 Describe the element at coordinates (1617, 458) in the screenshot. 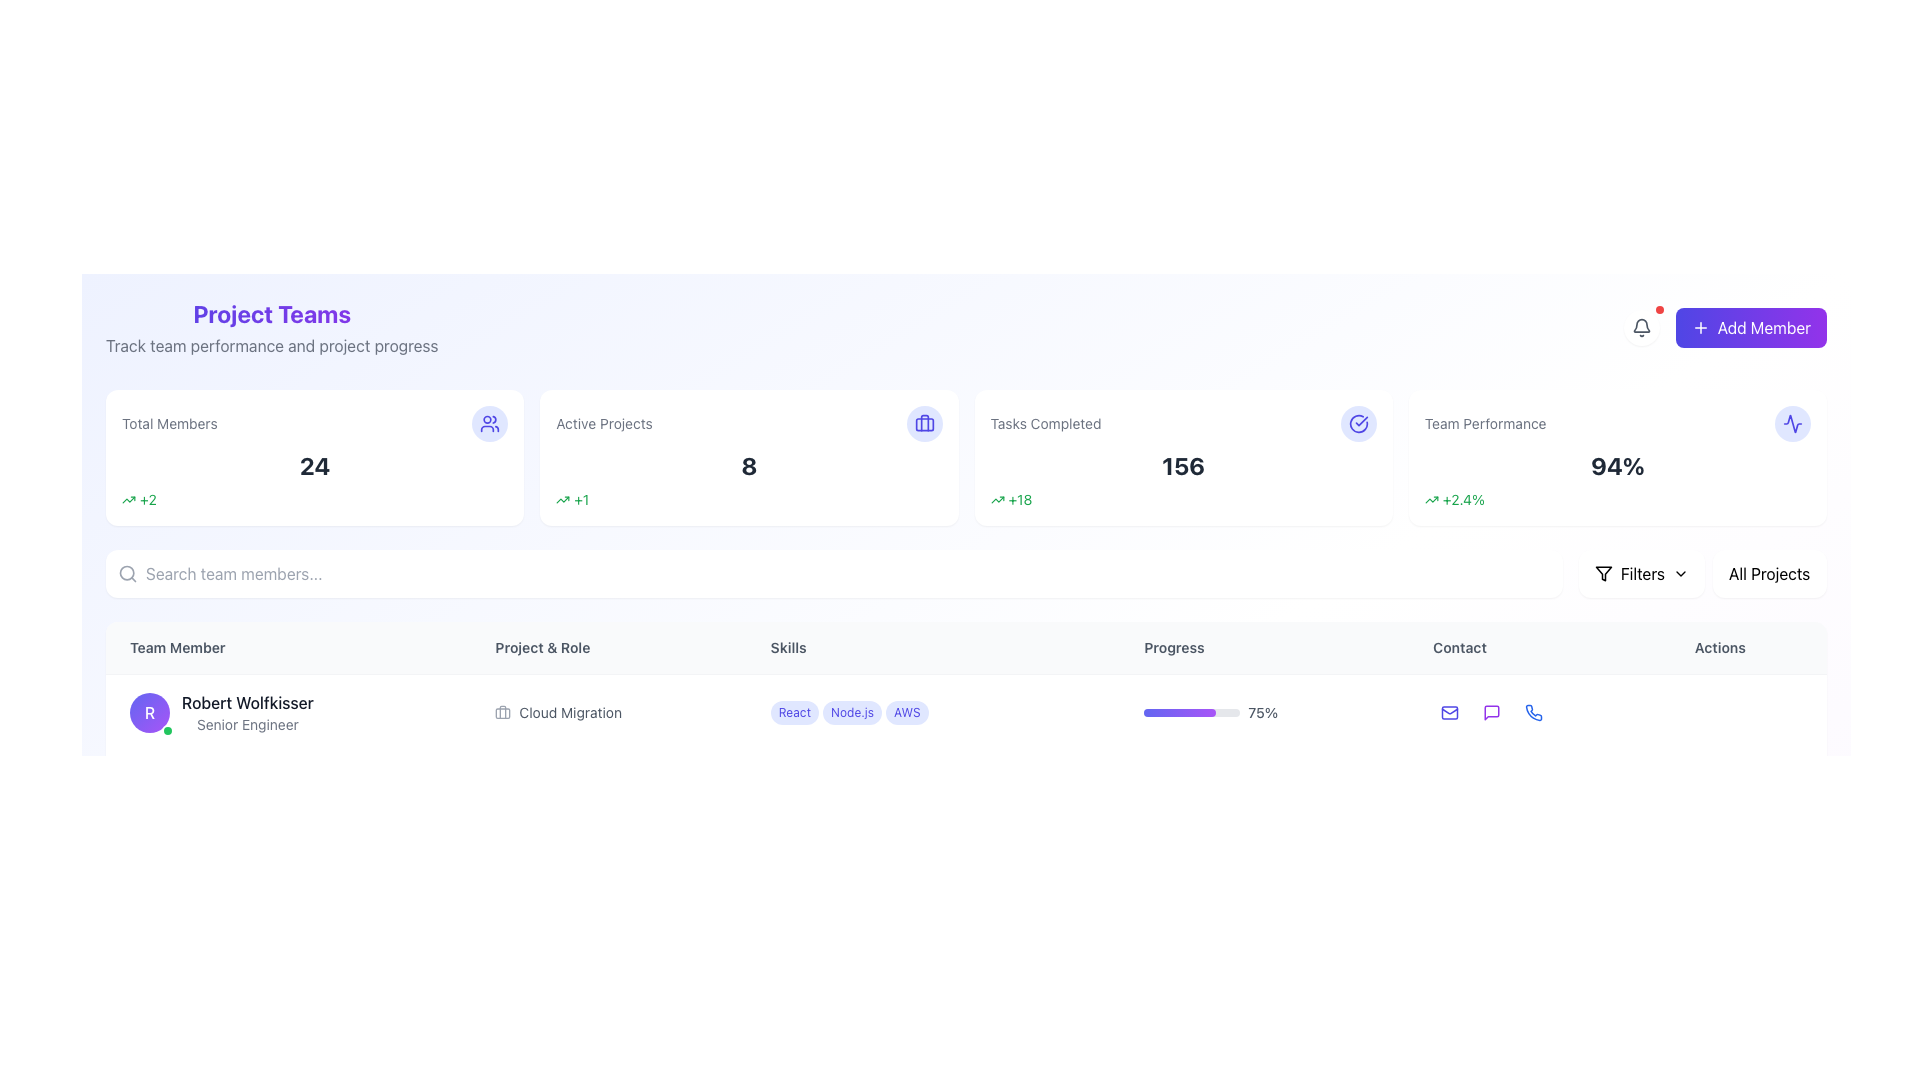

I see `the Information card that summarizes team performance metrics, located as the fourth card in a grid layout, to explore context options` at that location.